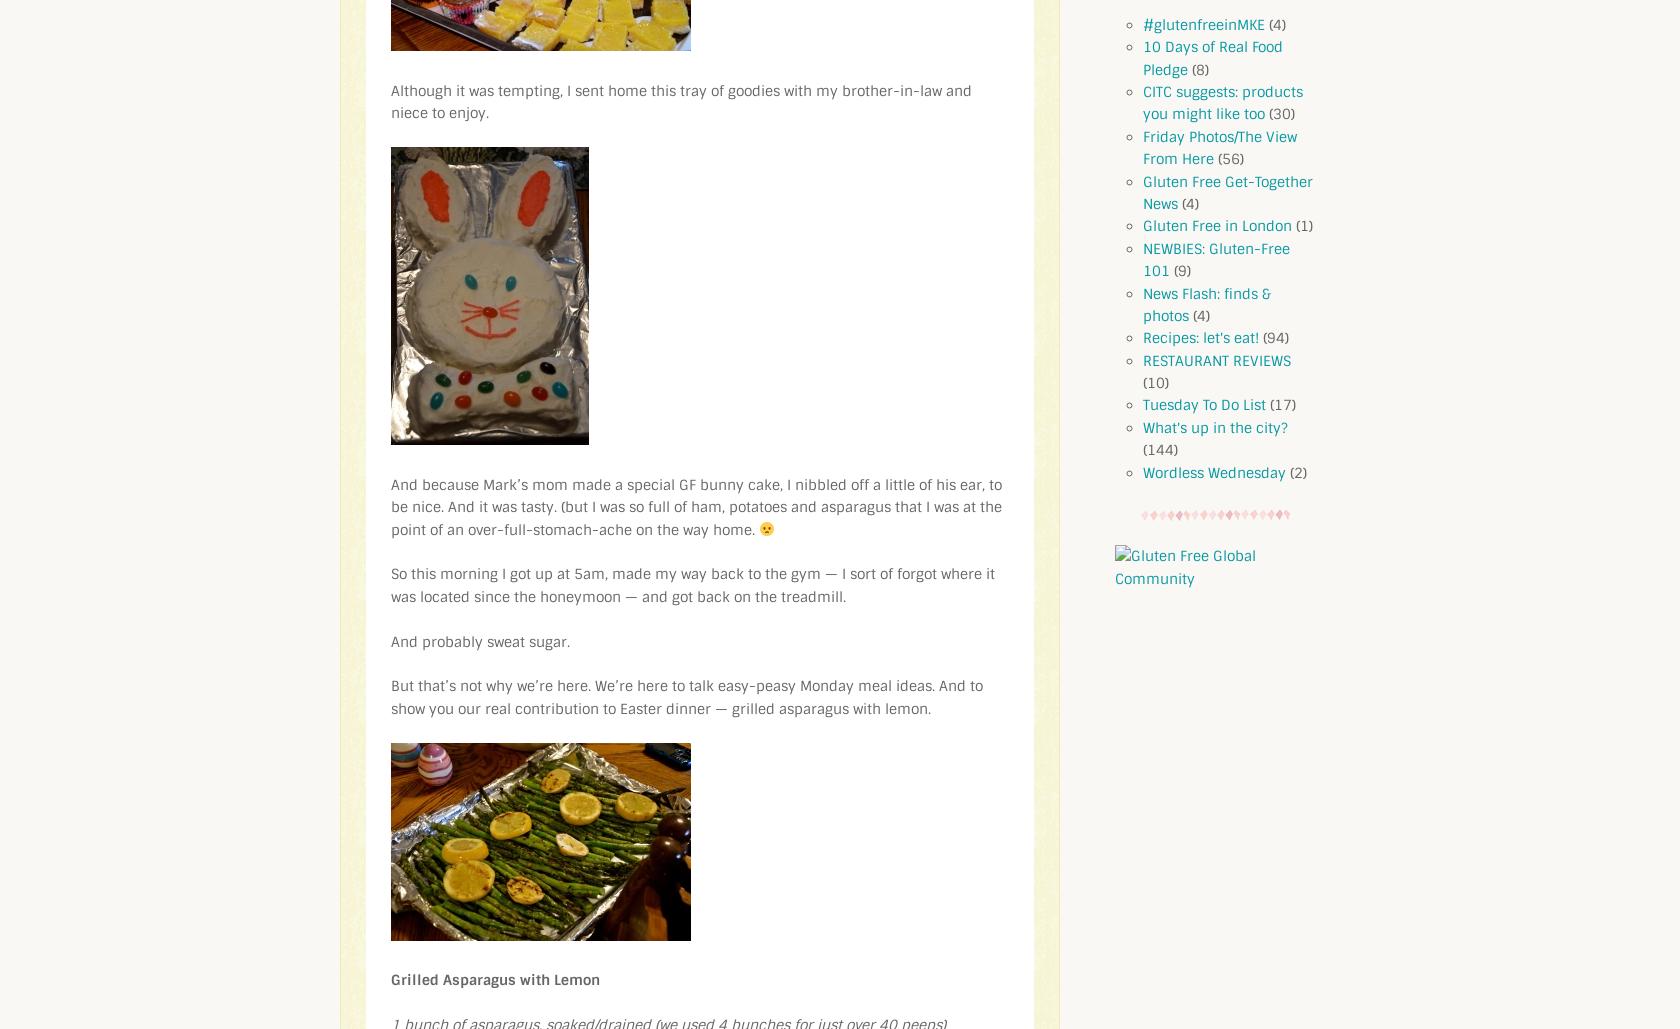 The height and width of the screenshot is (1029, 1680). I want to click on 'What's up in the city?', so click(1143, 426).